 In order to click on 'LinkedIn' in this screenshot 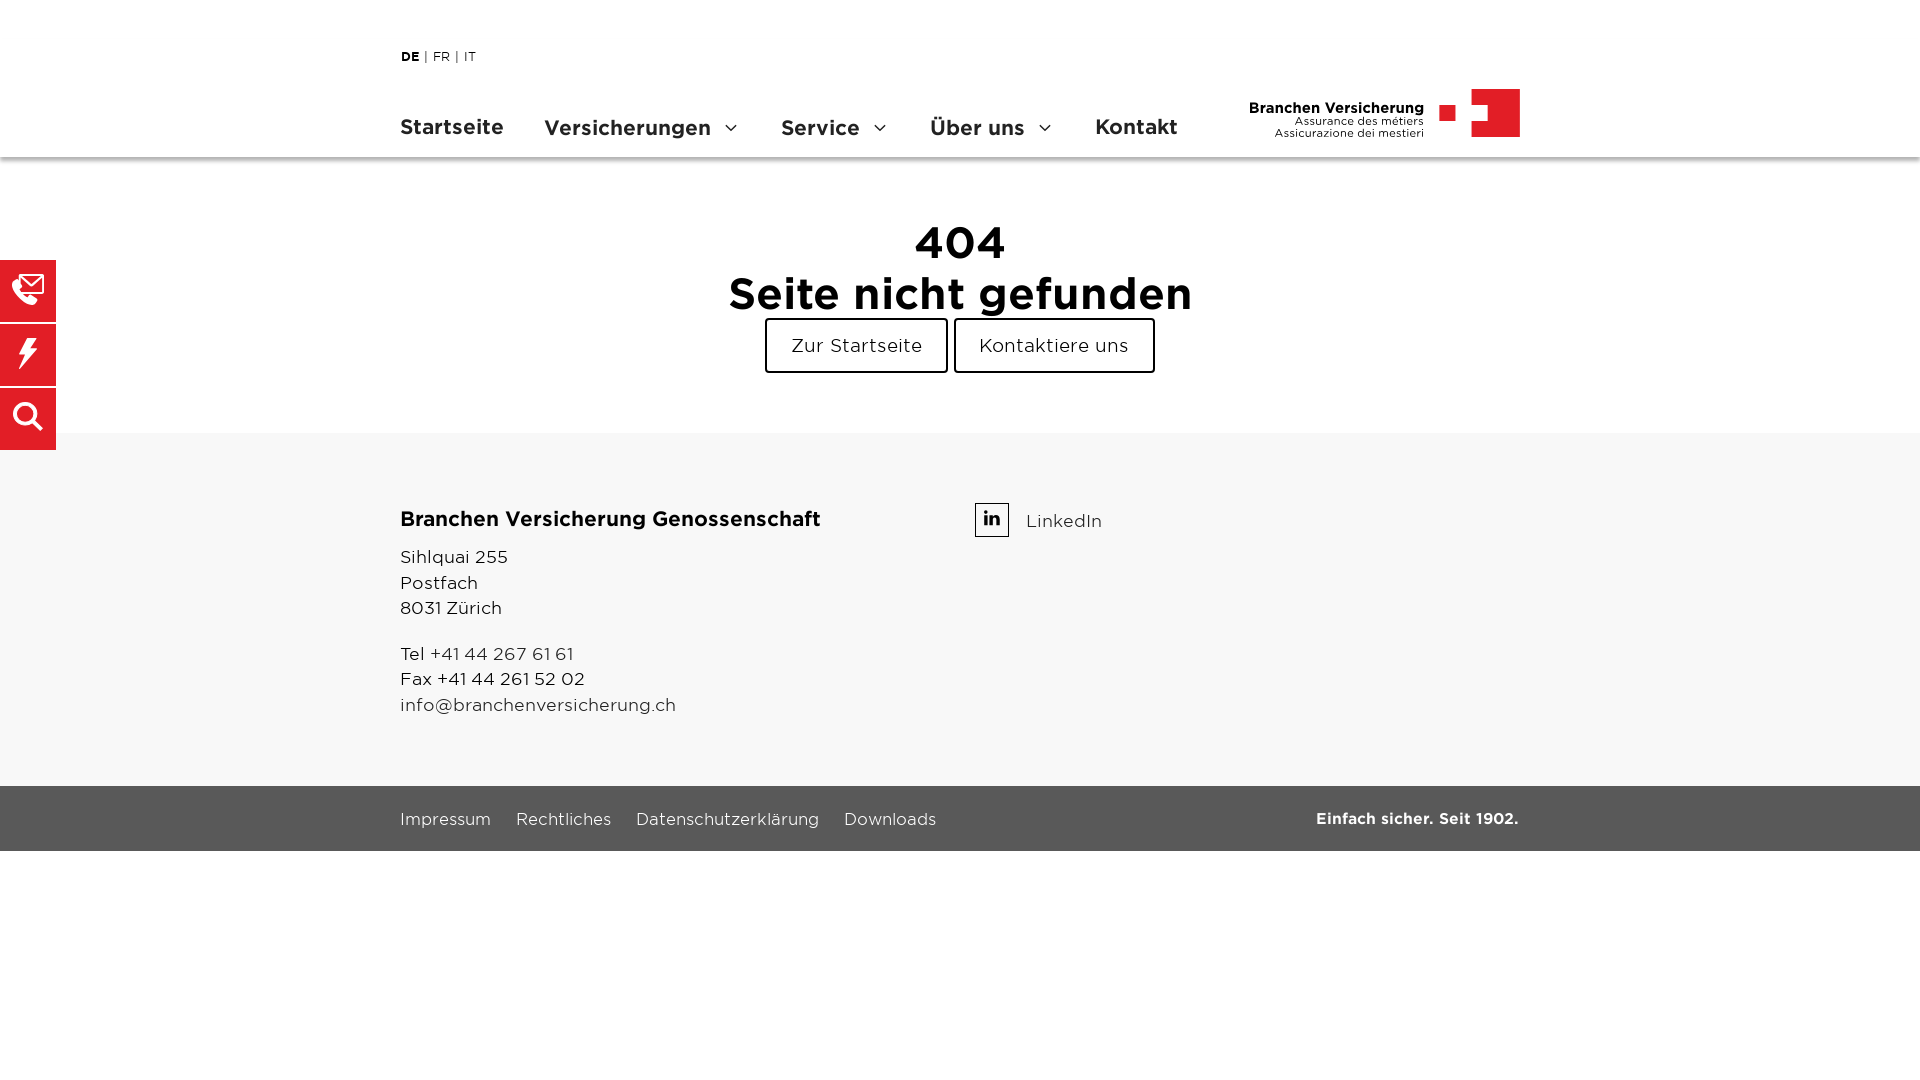, I will do `click(1062, 519)`.